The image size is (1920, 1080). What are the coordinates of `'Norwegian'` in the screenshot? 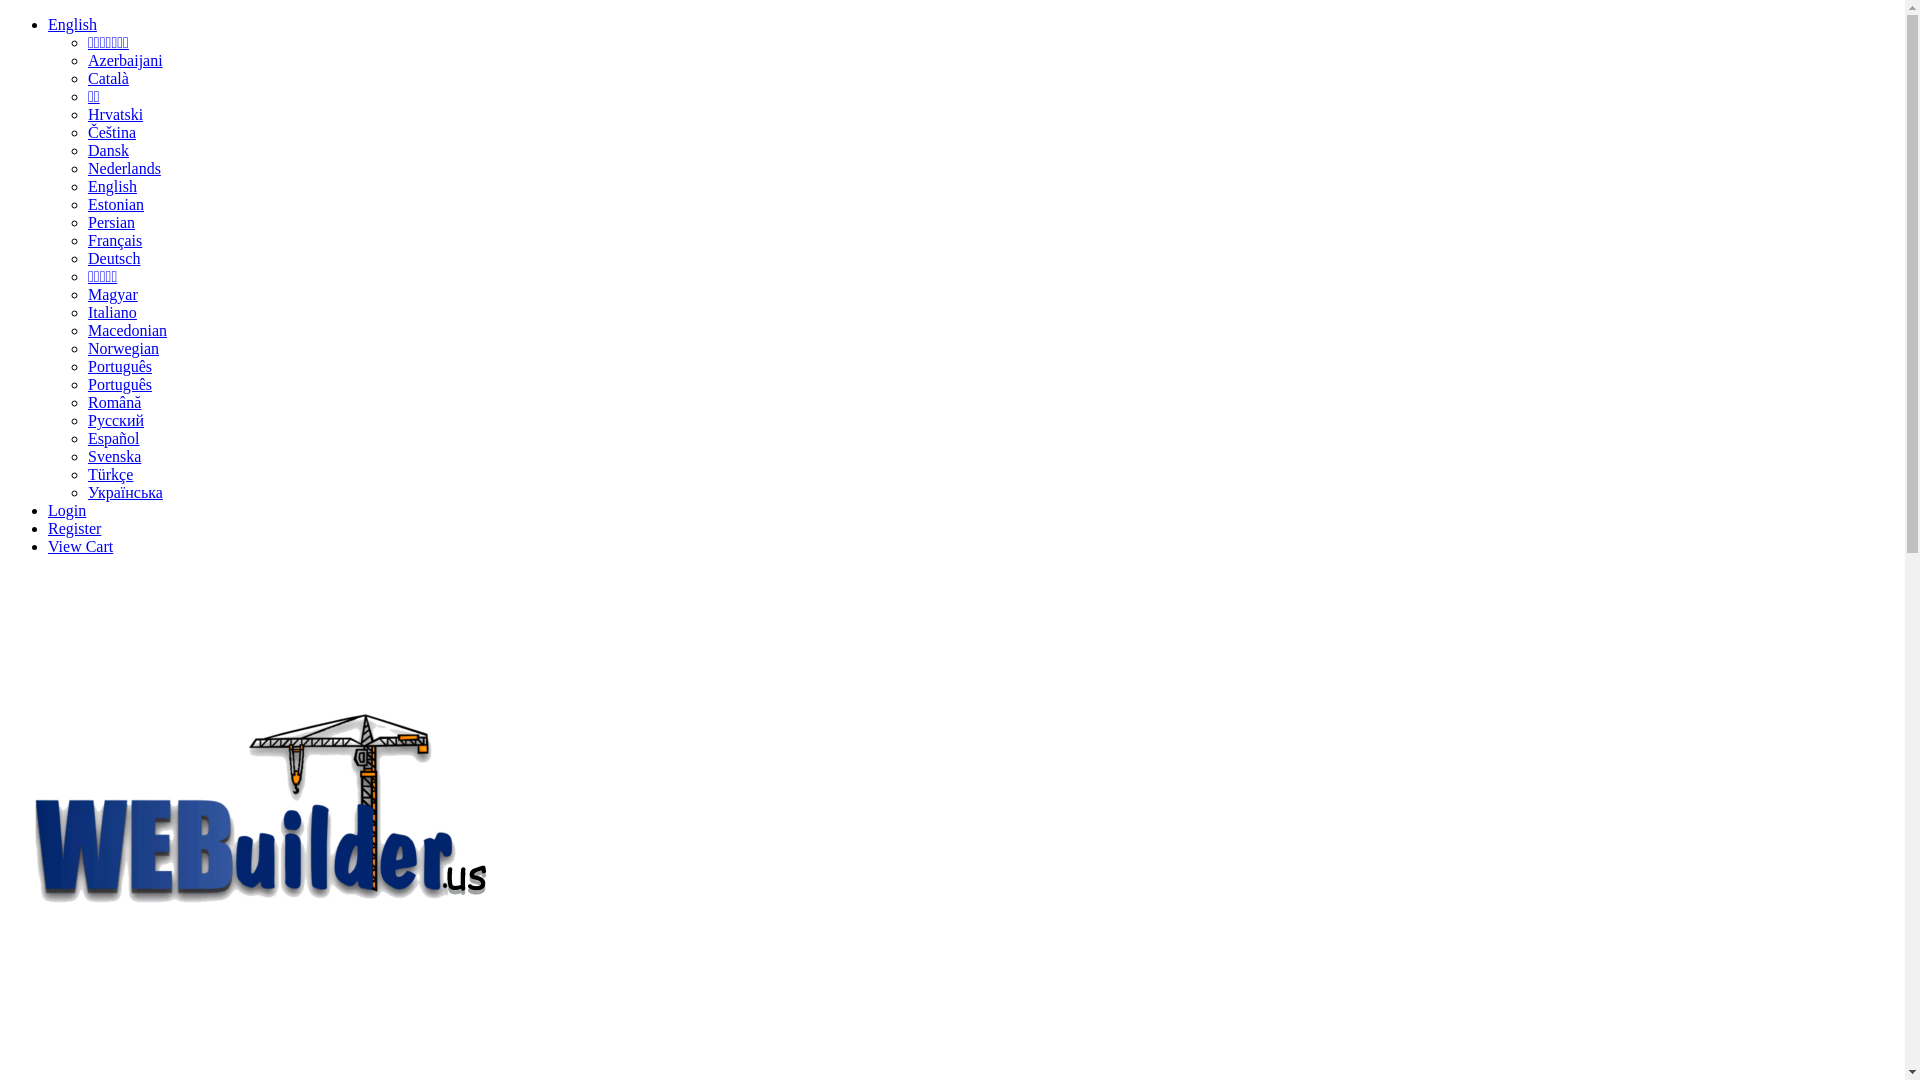 It's located at (122, 347).